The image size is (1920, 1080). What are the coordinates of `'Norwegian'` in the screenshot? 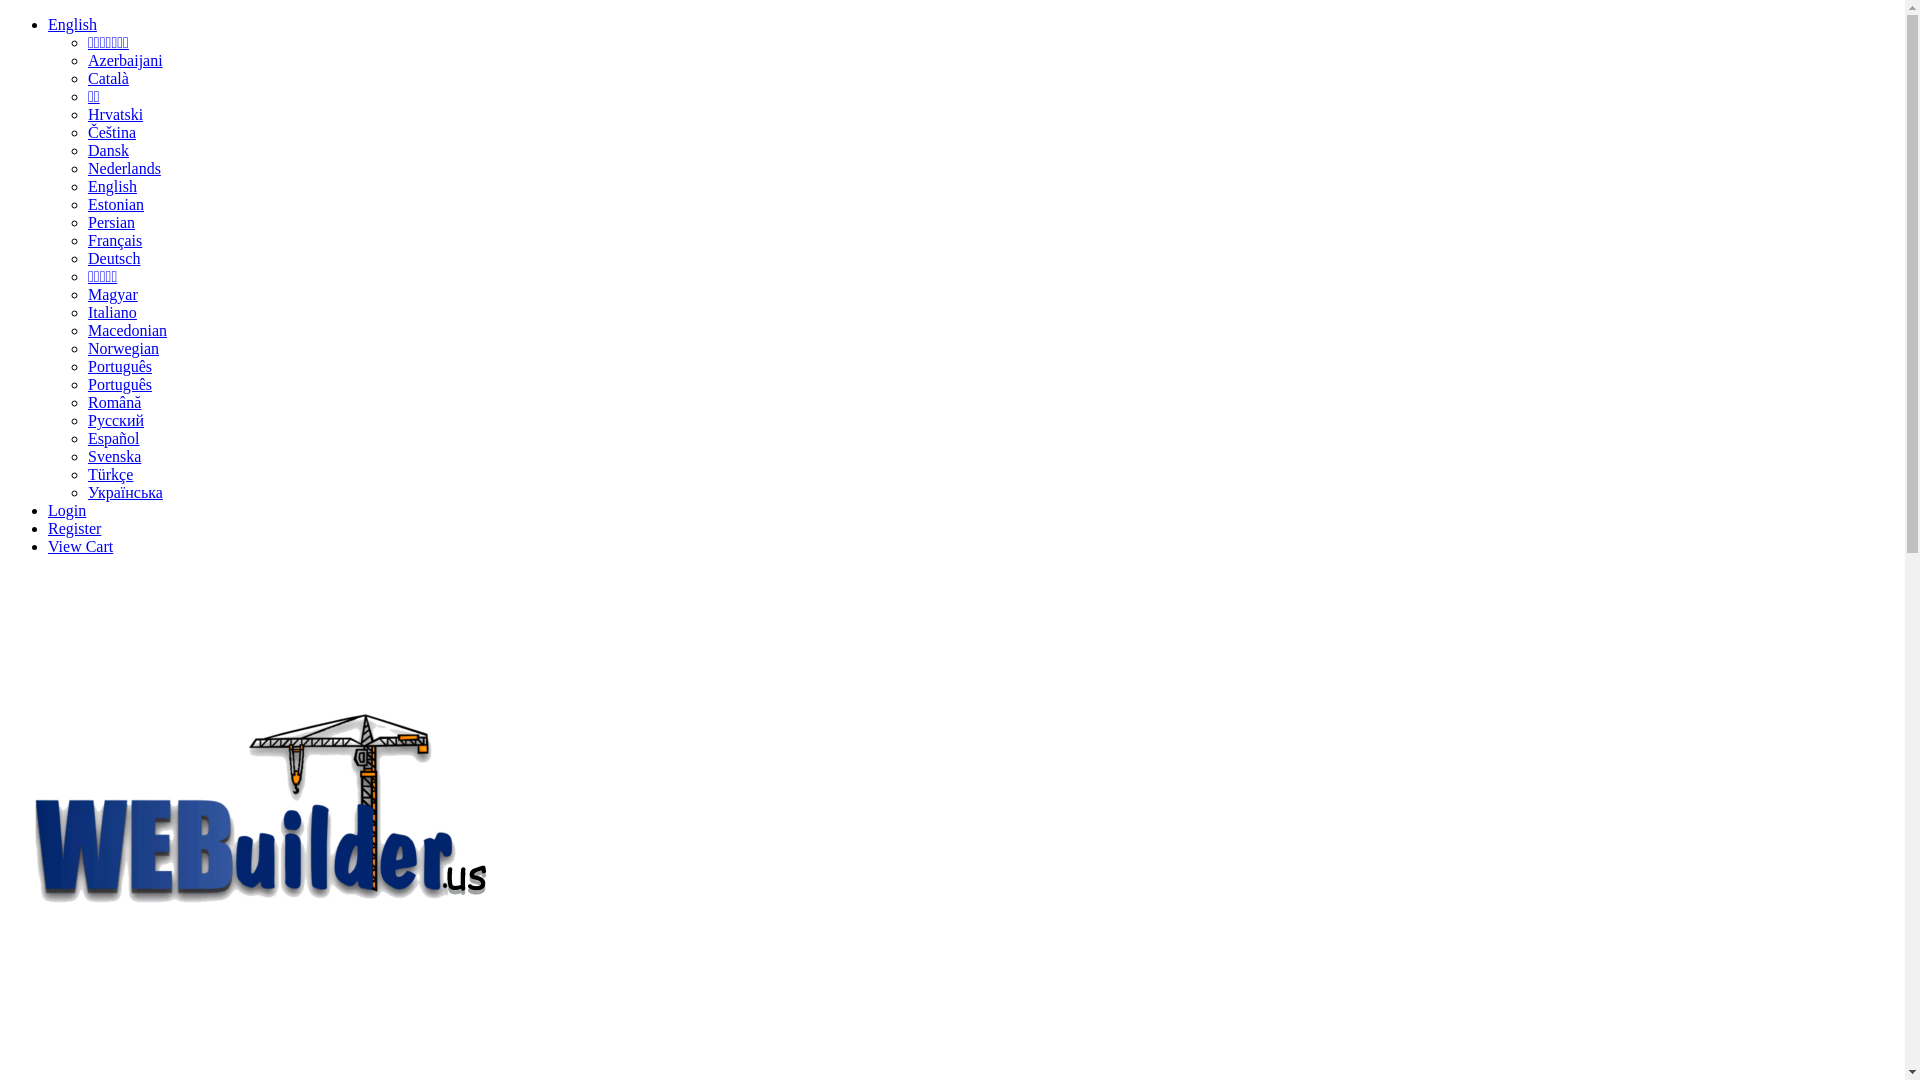 It's located at (122, 347).